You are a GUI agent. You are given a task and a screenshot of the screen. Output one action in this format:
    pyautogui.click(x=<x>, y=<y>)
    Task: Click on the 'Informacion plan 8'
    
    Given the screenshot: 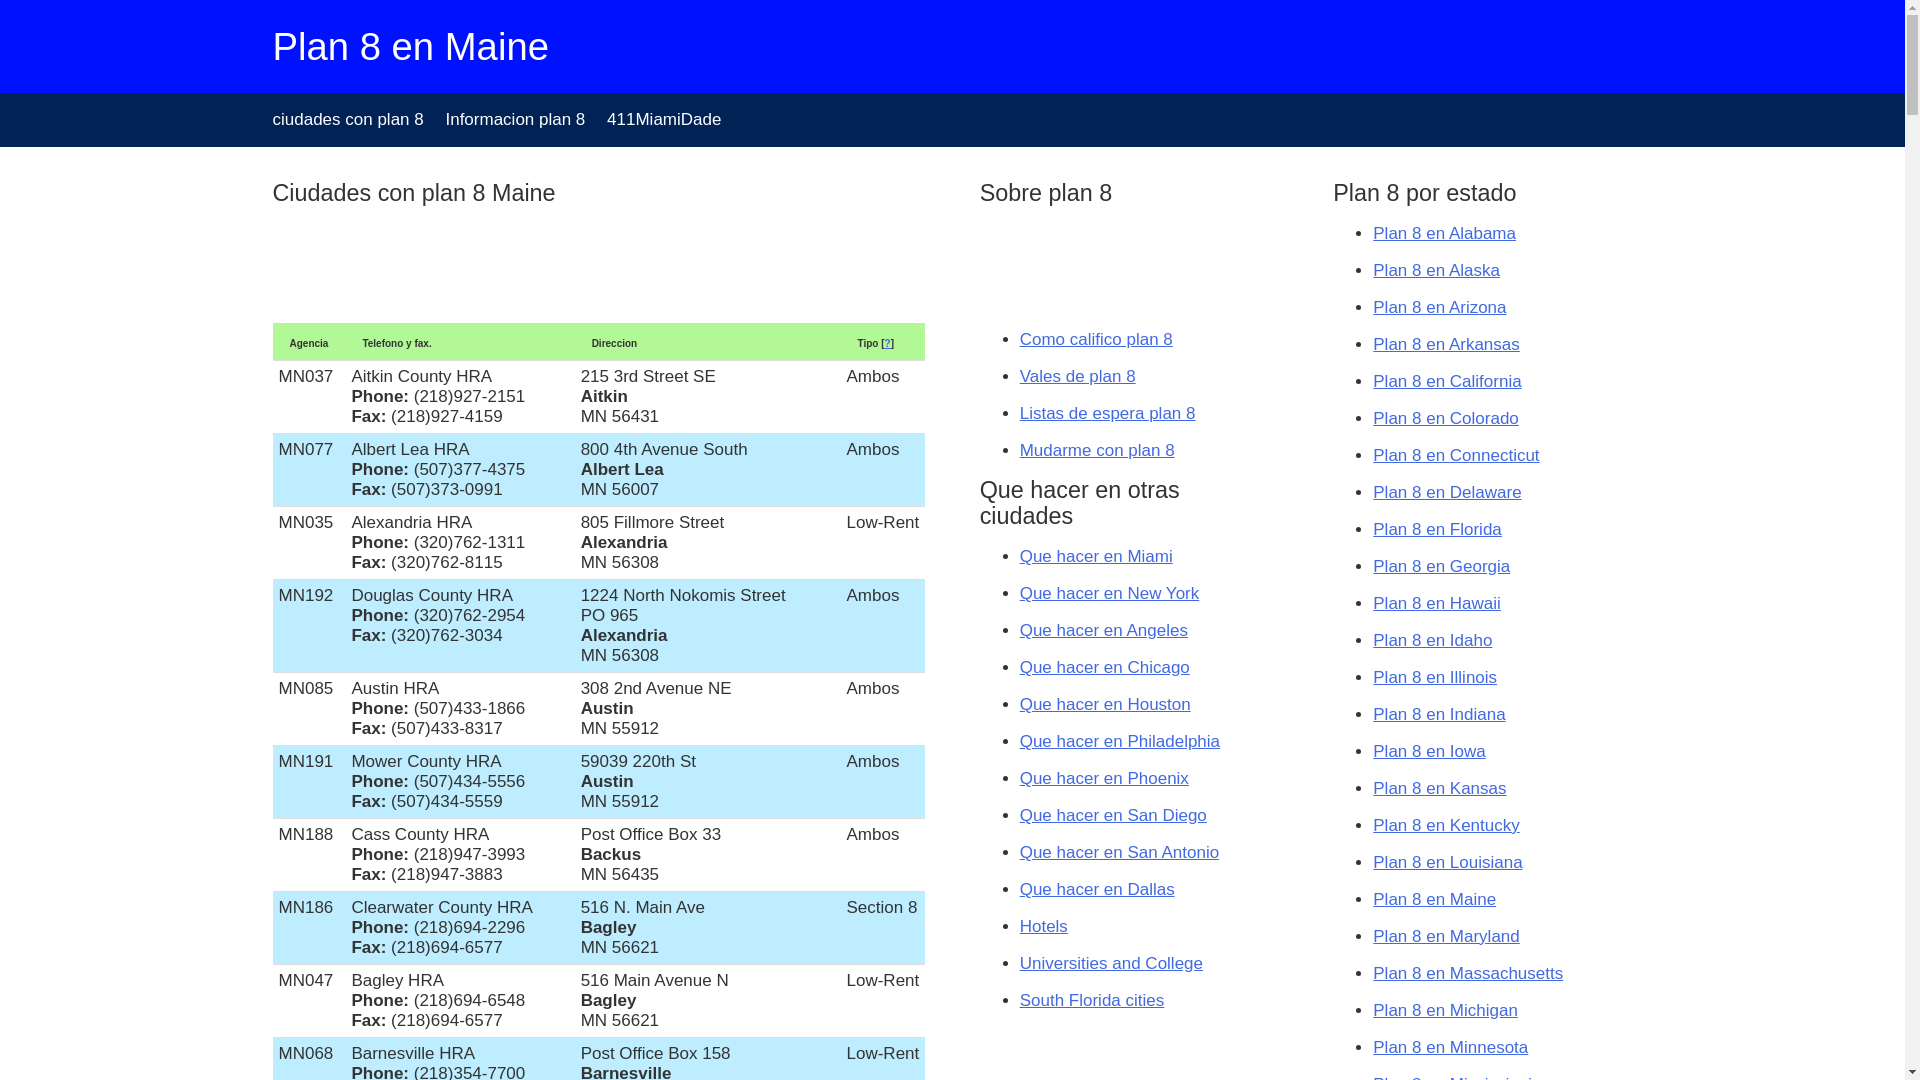 What is the action you would take?
    pyautogui.click(x=514, y=119)
    